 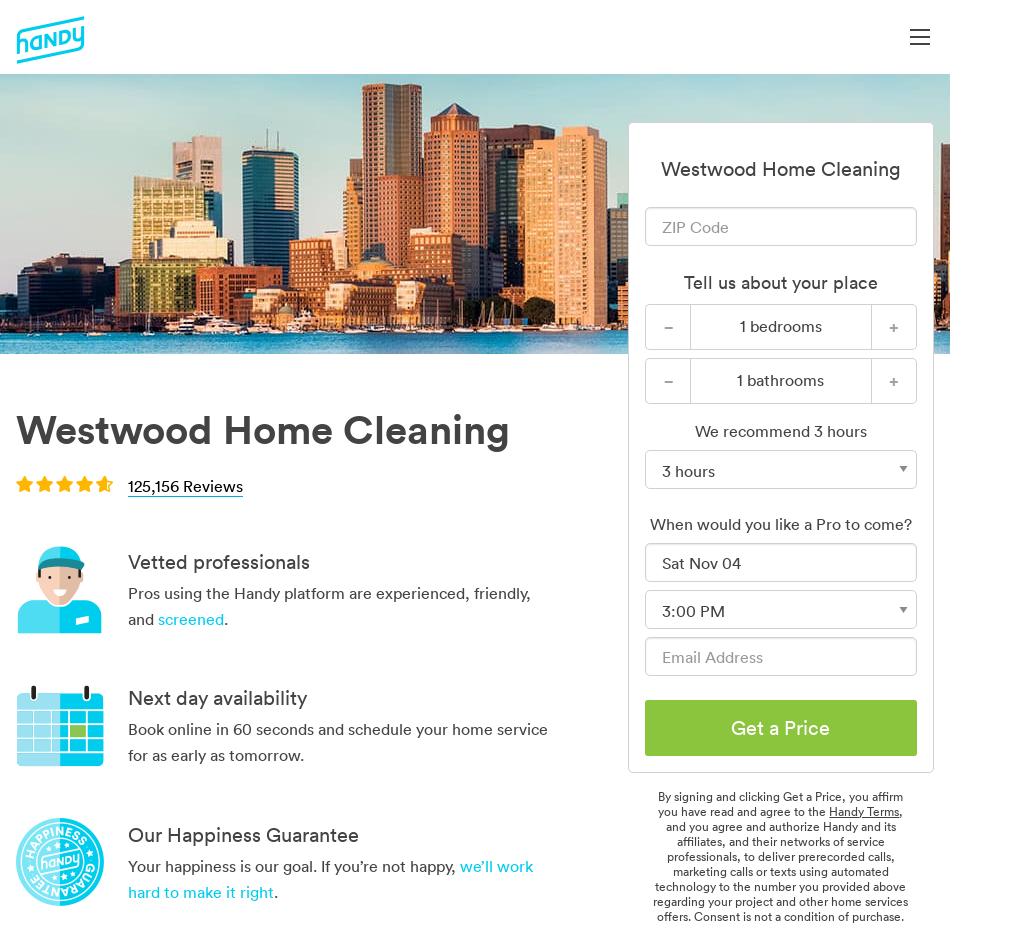 What do you see at coordinates (190, 618) in the screenshot?
I see `'screened'` at bounding box center [190, 618].